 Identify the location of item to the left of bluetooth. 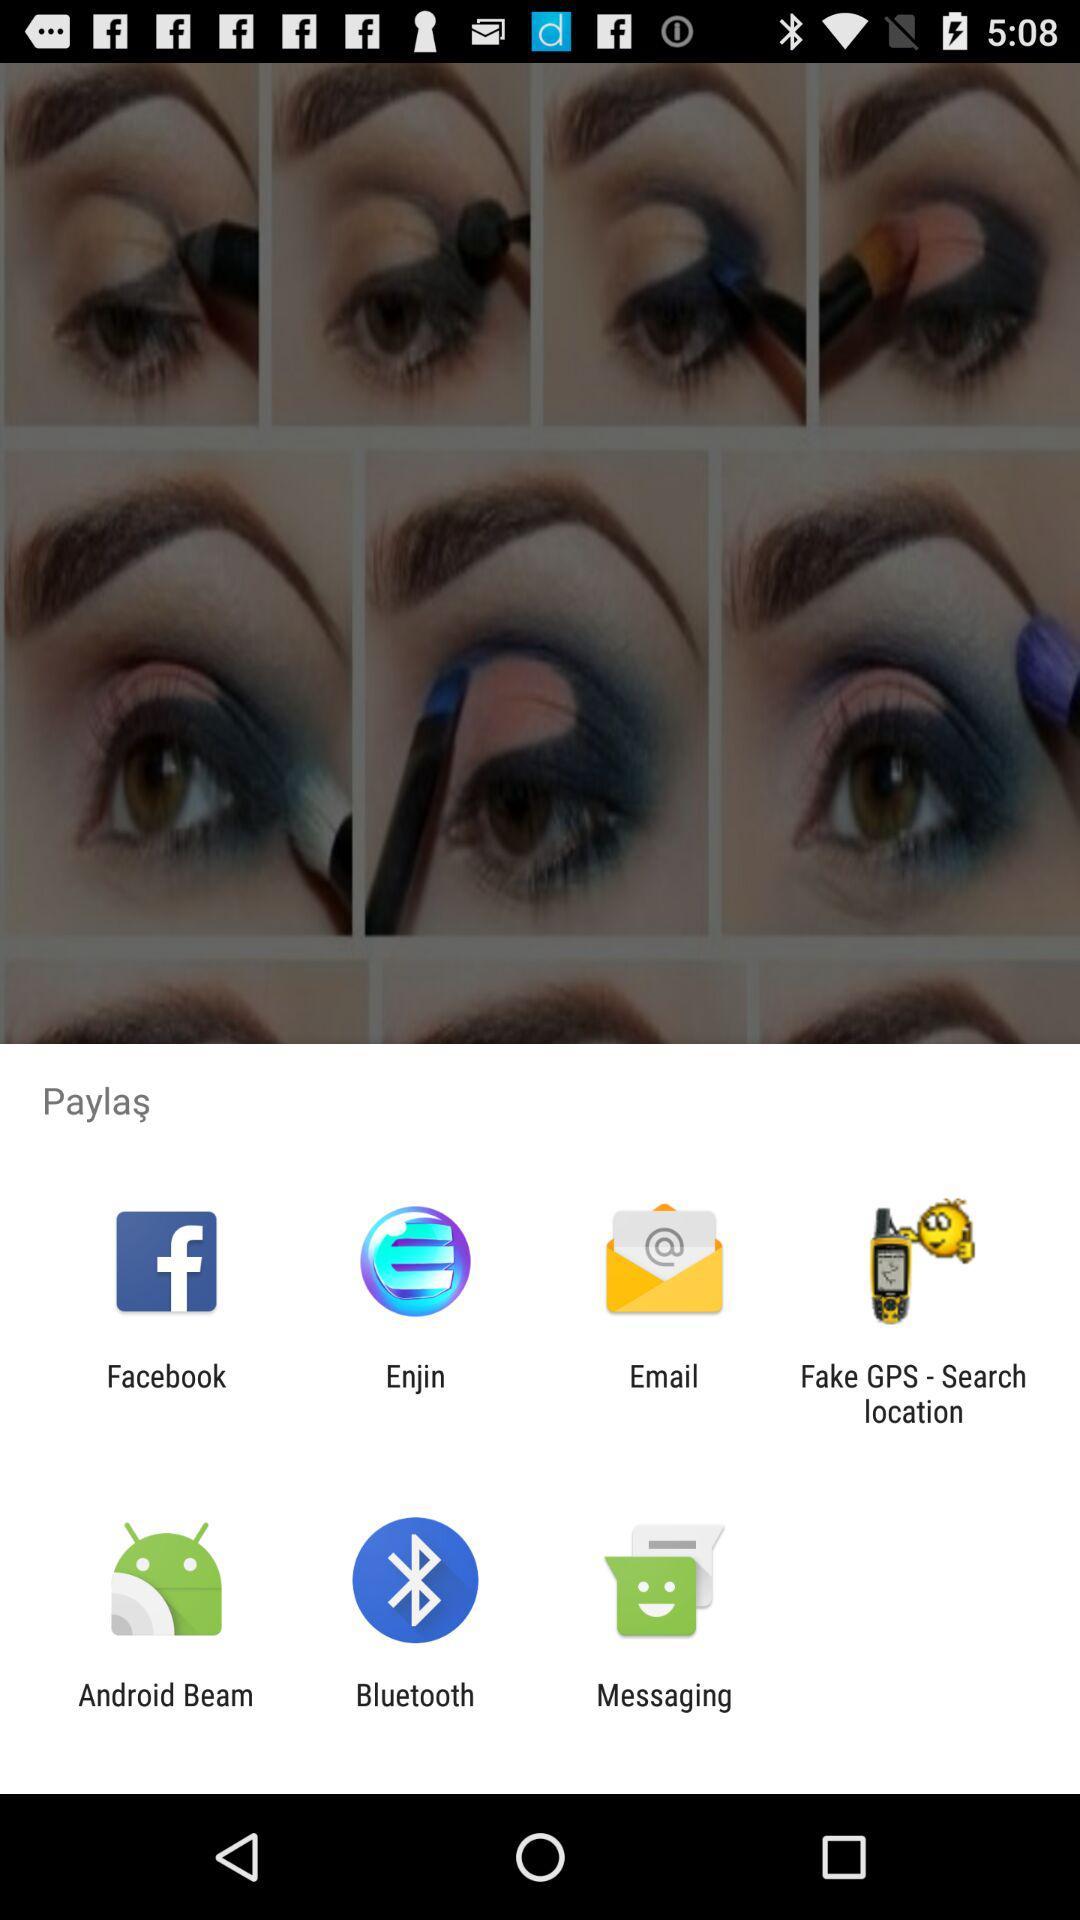
(165, 1711).